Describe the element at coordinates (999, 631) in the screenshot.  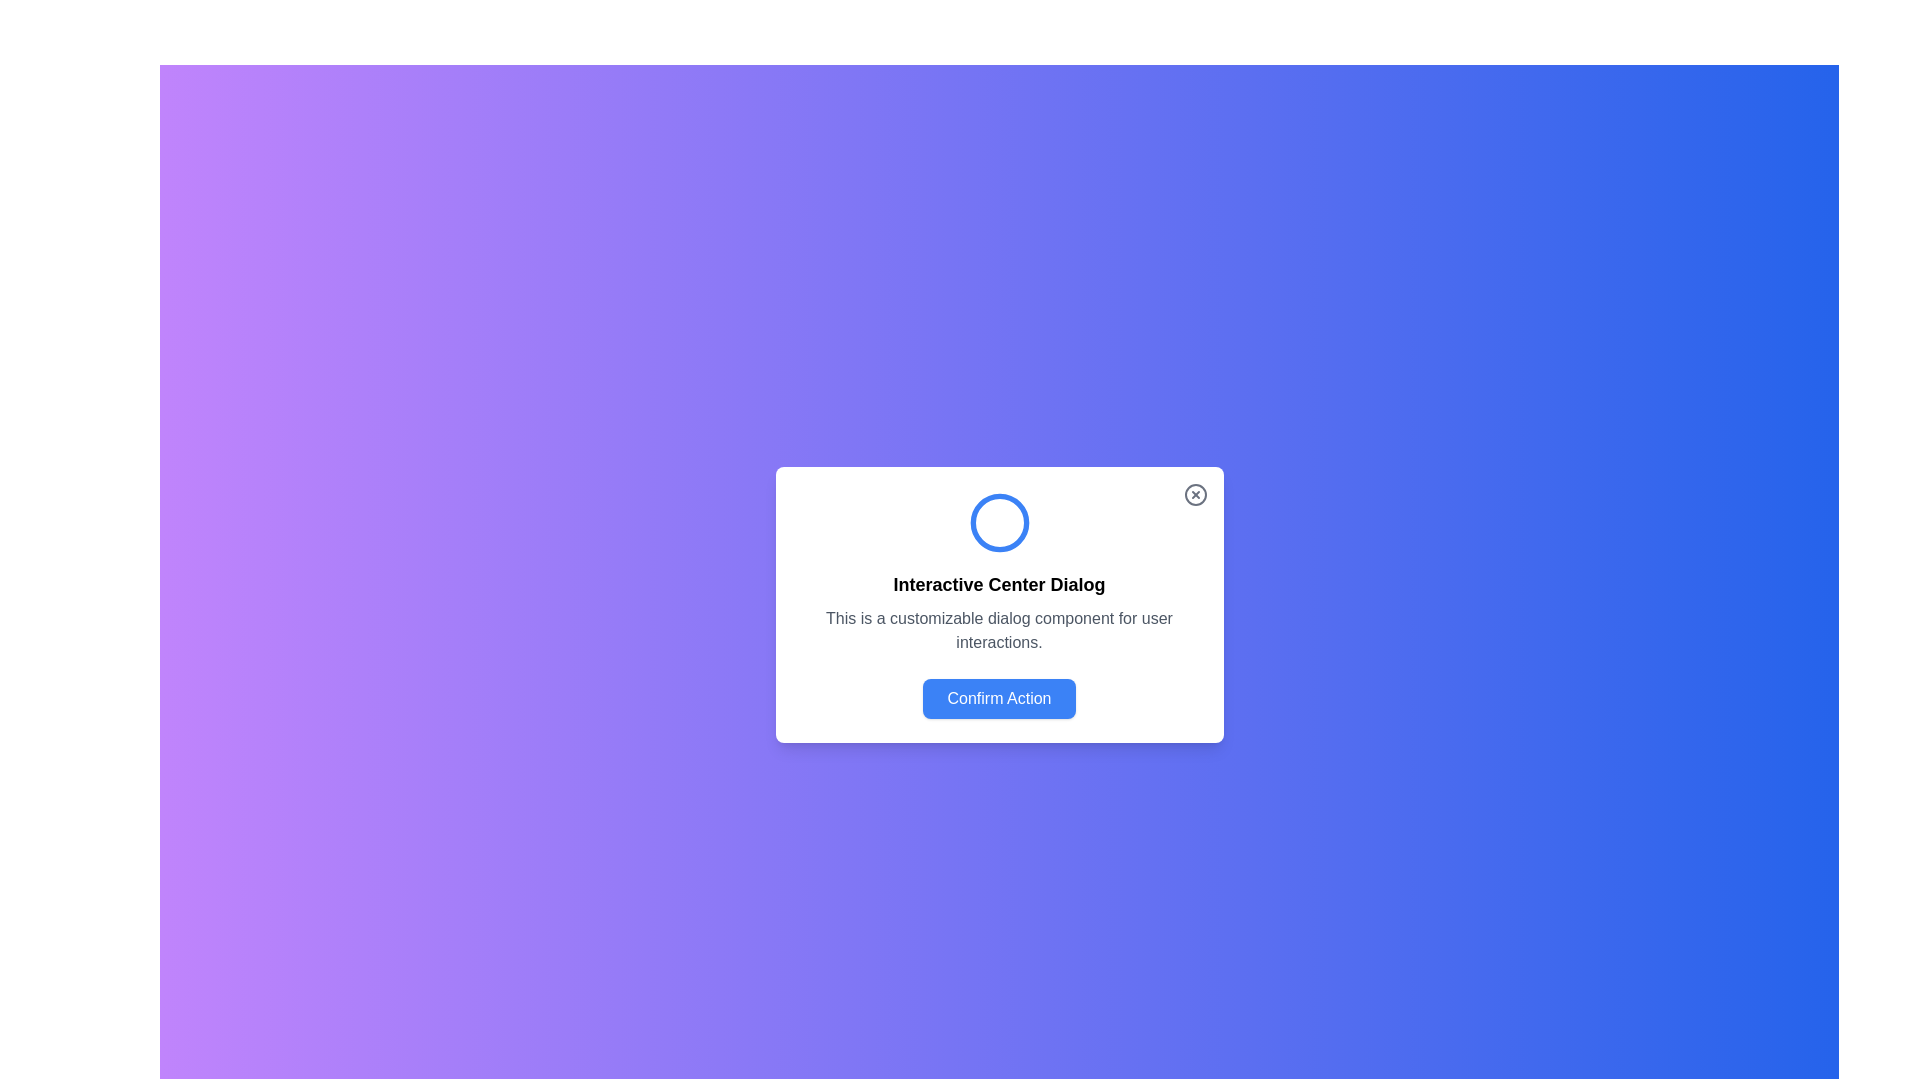
I see `the Text Label that provides additional descriptive information about the dialog box, positioned below the main title 'Interactive Center Dialog' and above the button labeled 'Confirm Action'` at that location.